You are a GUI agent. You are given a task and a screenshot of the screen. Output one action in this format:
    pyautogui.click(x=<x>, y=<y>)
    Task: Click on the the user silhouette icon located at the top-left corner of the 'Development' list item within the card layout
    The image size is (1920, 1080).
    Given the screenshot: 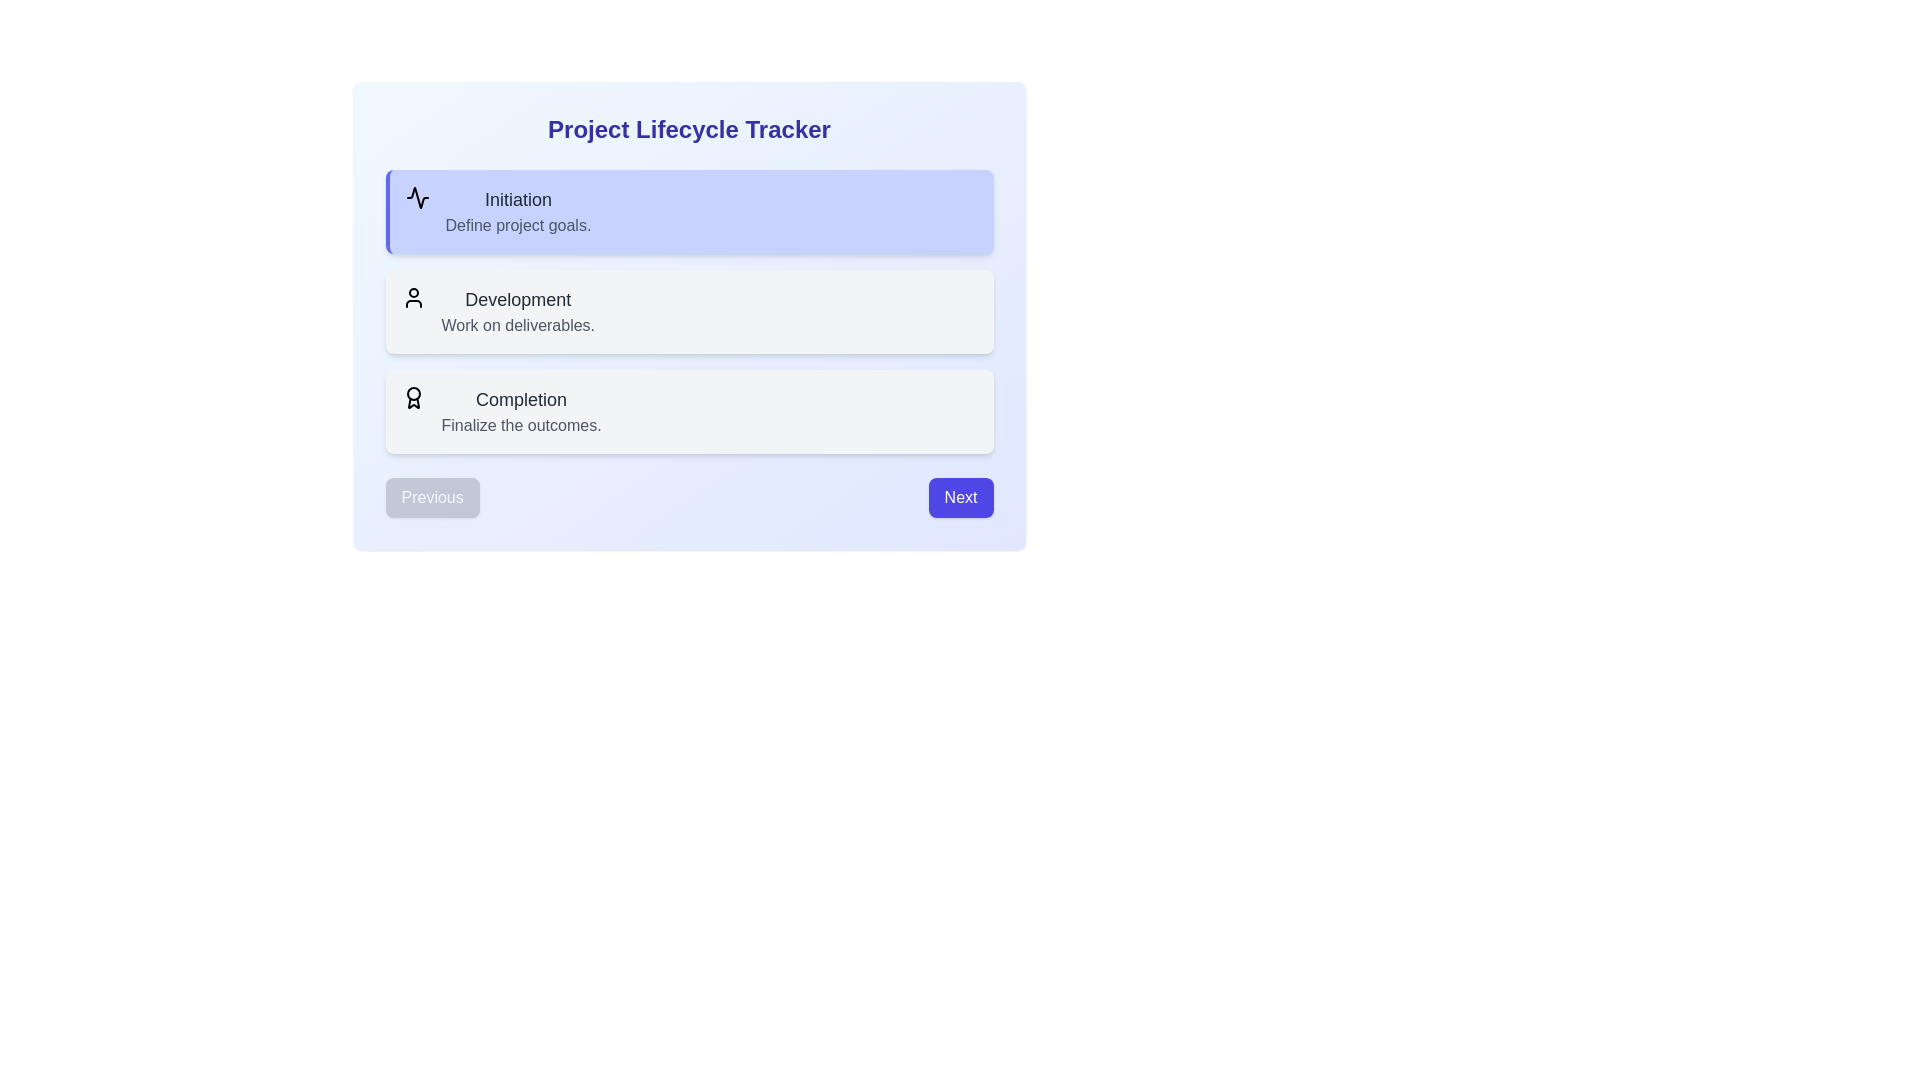 What is the action you would take?
    pyautogui.click(x=412, y=297)
    